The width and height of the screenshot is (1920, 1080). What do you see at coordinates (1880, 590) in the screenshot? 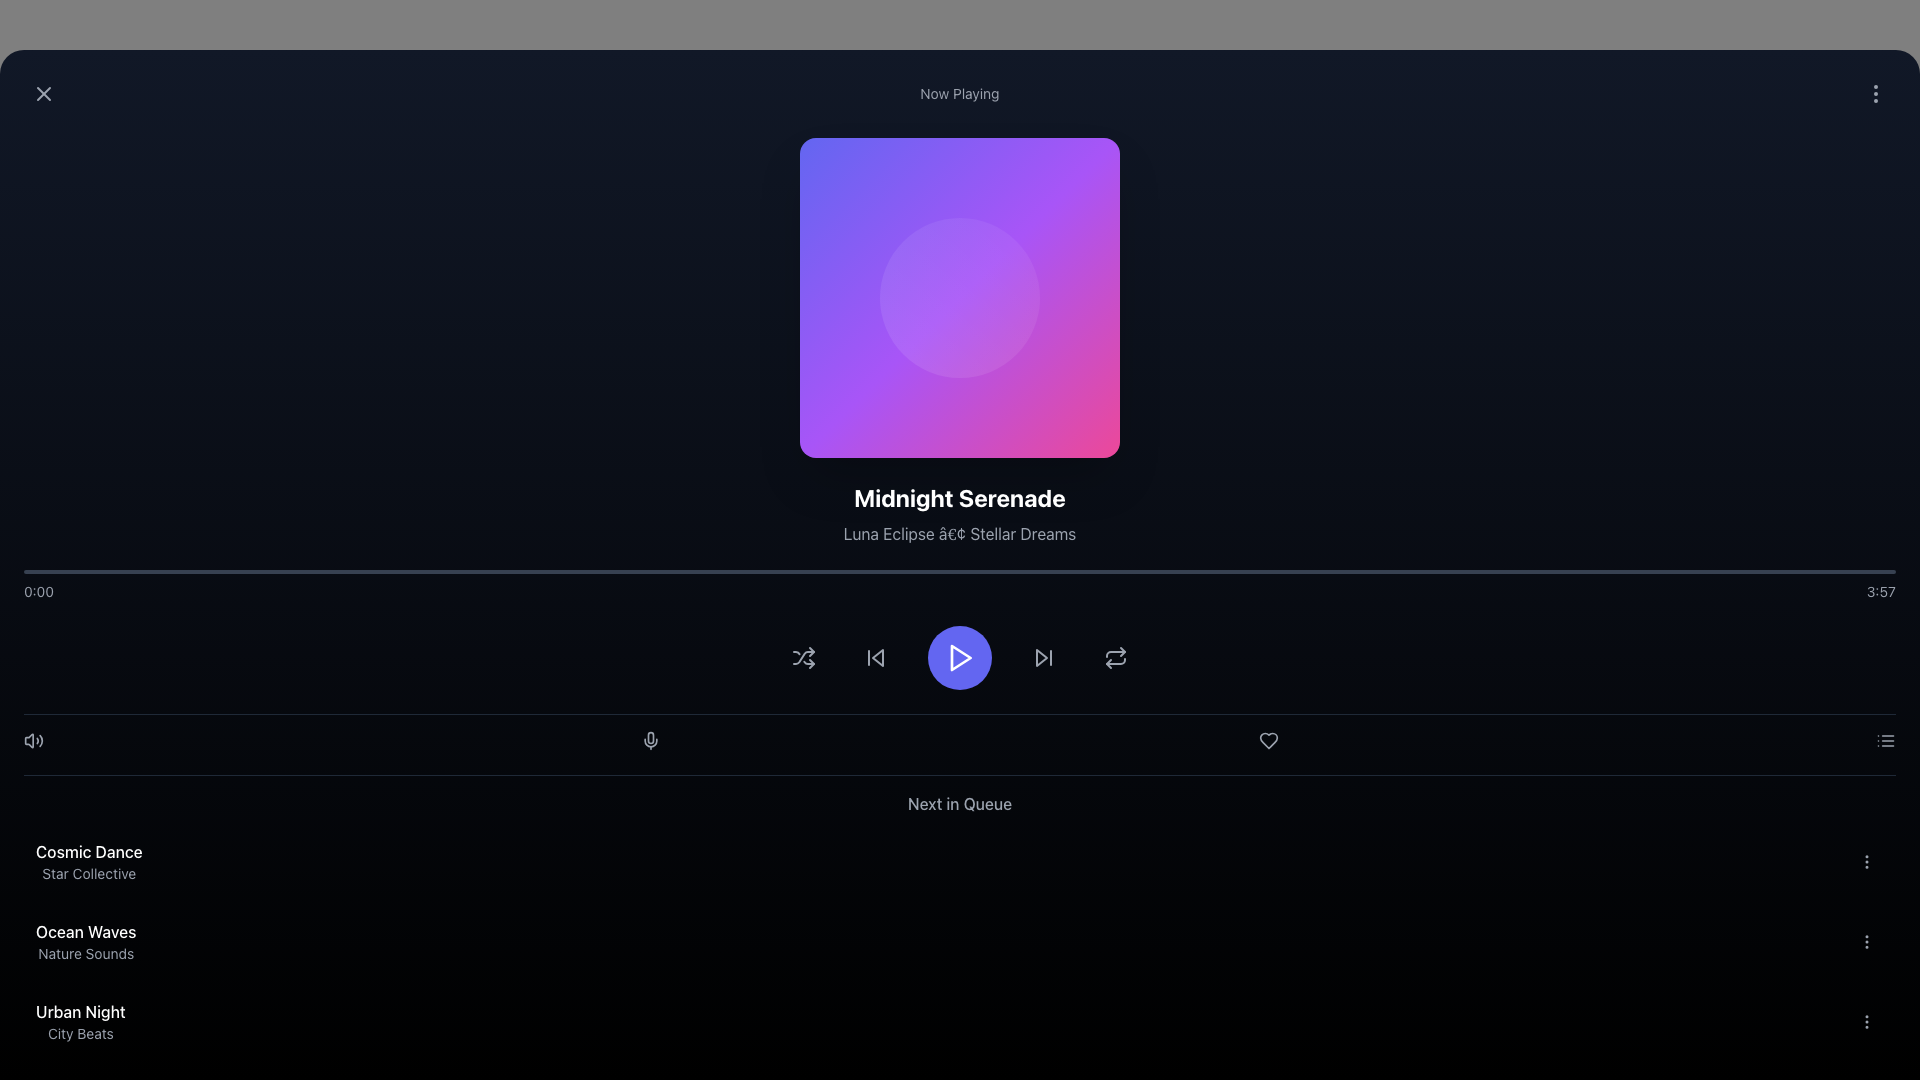
I see `the text label displaying '3:57' which indicates the total duration of the media in a media playback interface` at bounding box center [1880, 590].